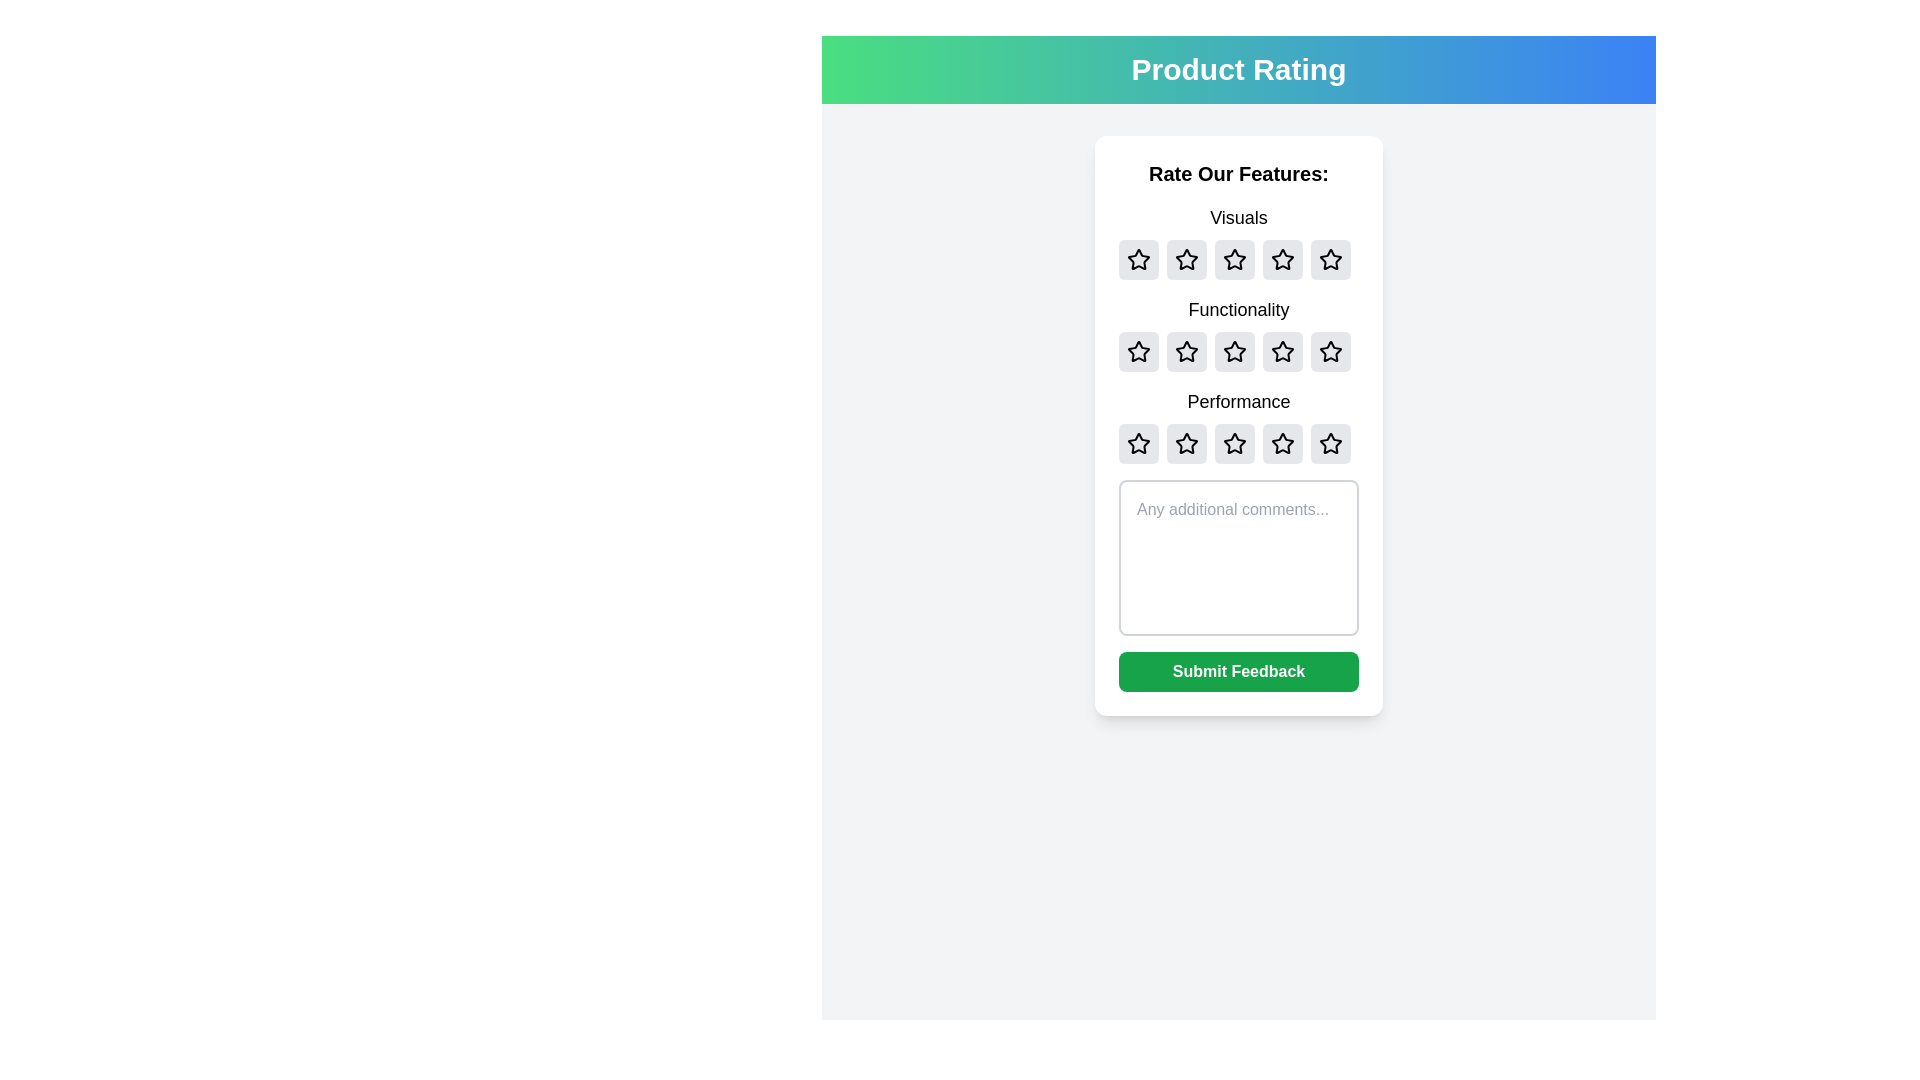  I want to click on the fifth rating star icon in the 'Visuals' rating section of the 'Product Rating' panel to rate it, so click(1329, 257).